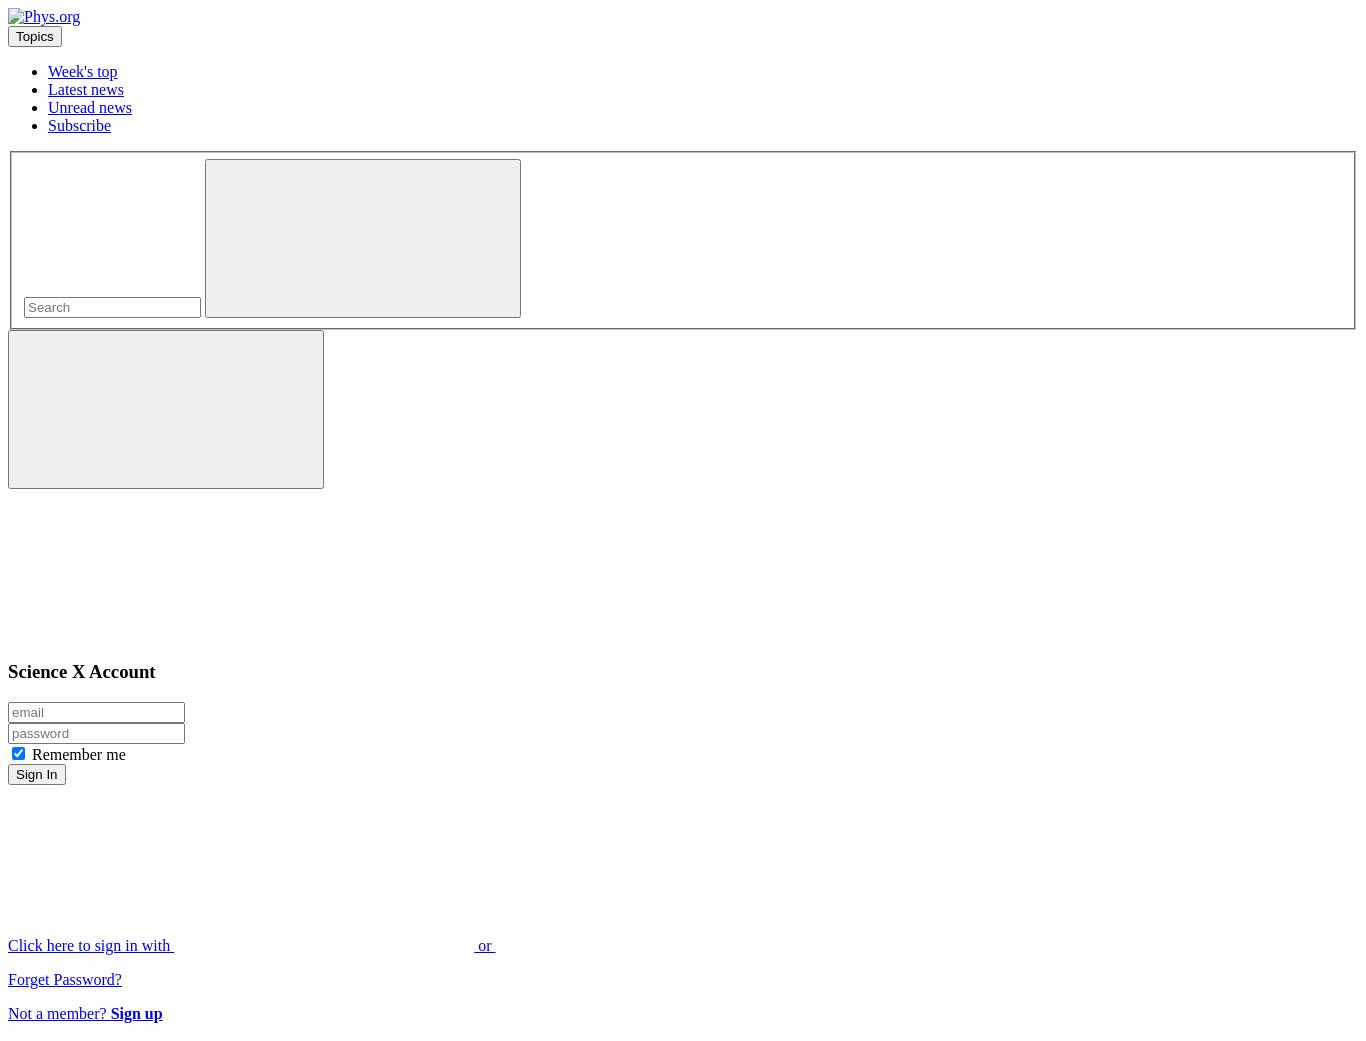 The height and width of the screenshot is (1041, 1366). What do you see at coordinates (34, 35) in the screenshot?
I see `'Topics'` at bounding box center [34, 35].